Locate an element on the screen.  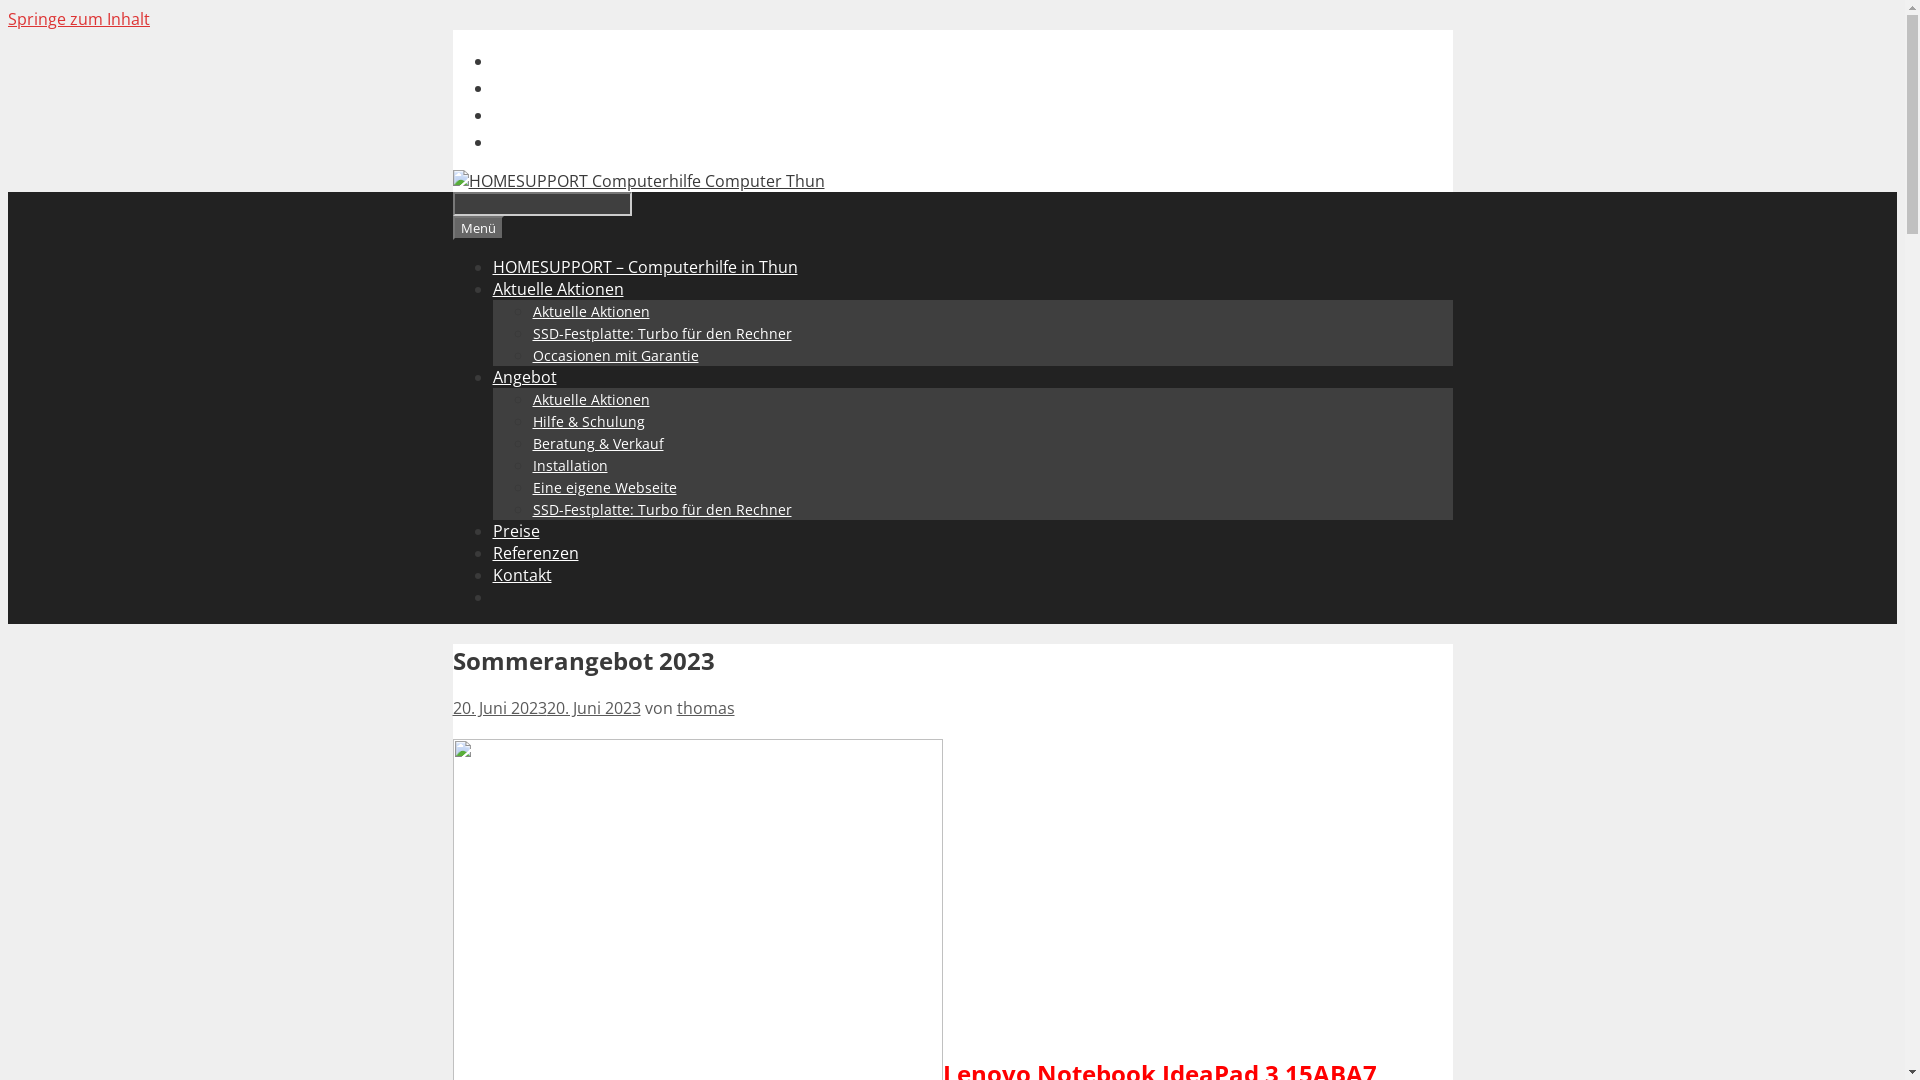
'20. Juni 202320. Juni 2023' is located at coordinates (546, 707).